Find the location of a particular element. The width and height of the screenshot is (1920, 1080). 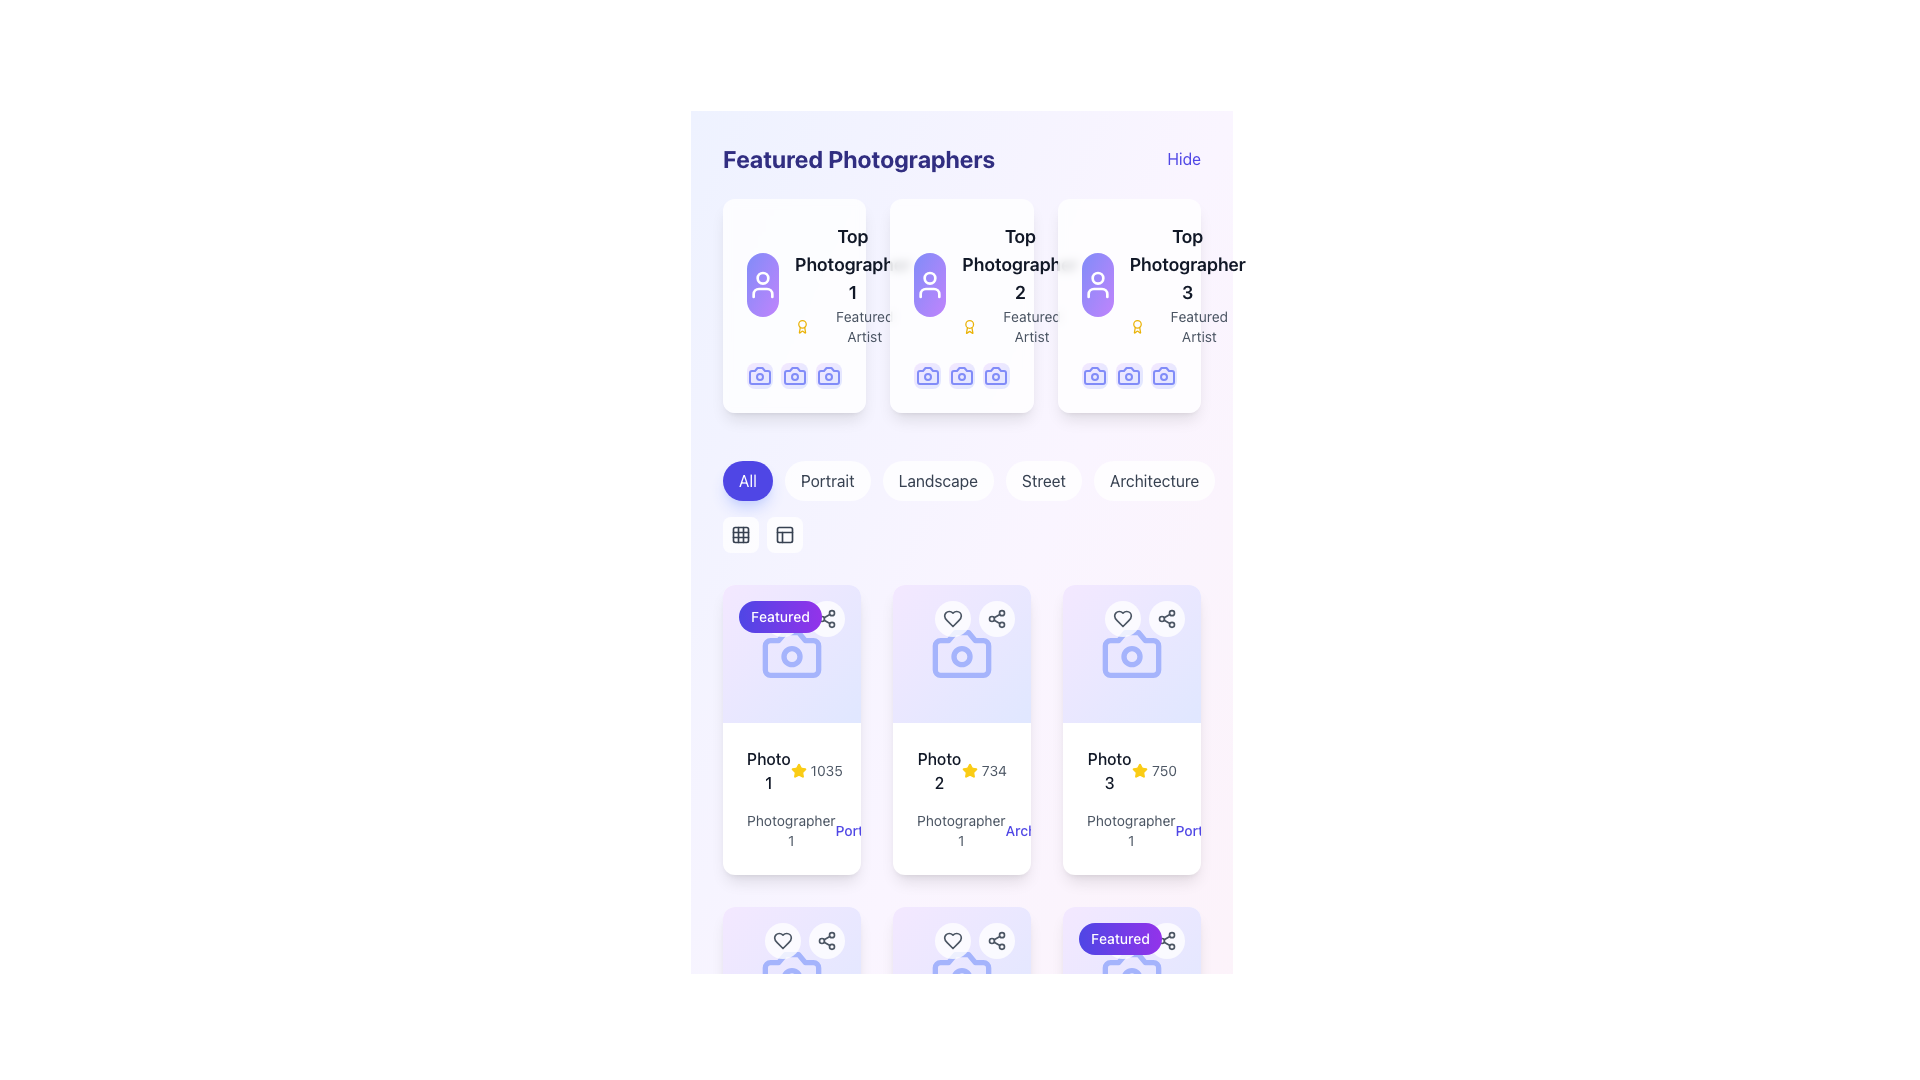

the filled star icon that indicates a rating or popularity status is located at coordinates (797, 770).